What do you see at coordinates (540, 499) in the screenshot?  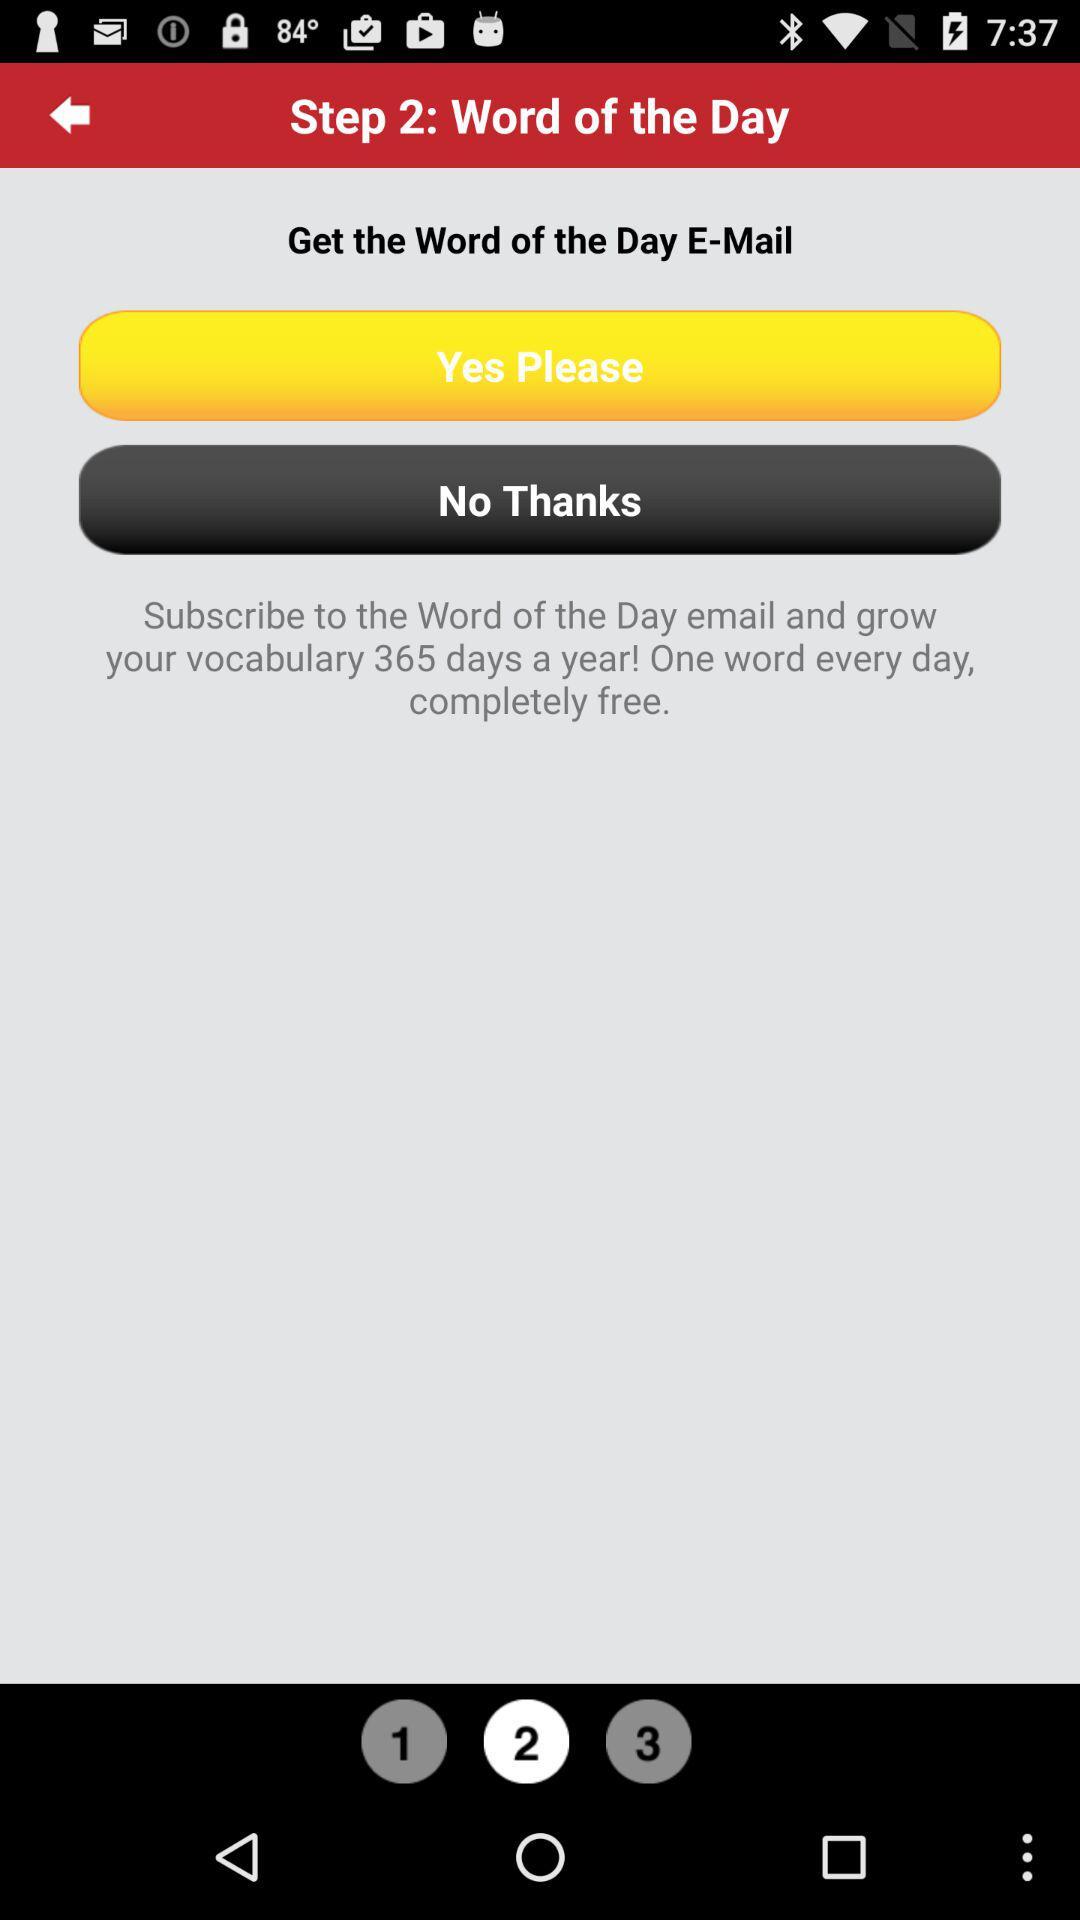 I see `app above subscribe to the icon` at bounding box center [540, 499].